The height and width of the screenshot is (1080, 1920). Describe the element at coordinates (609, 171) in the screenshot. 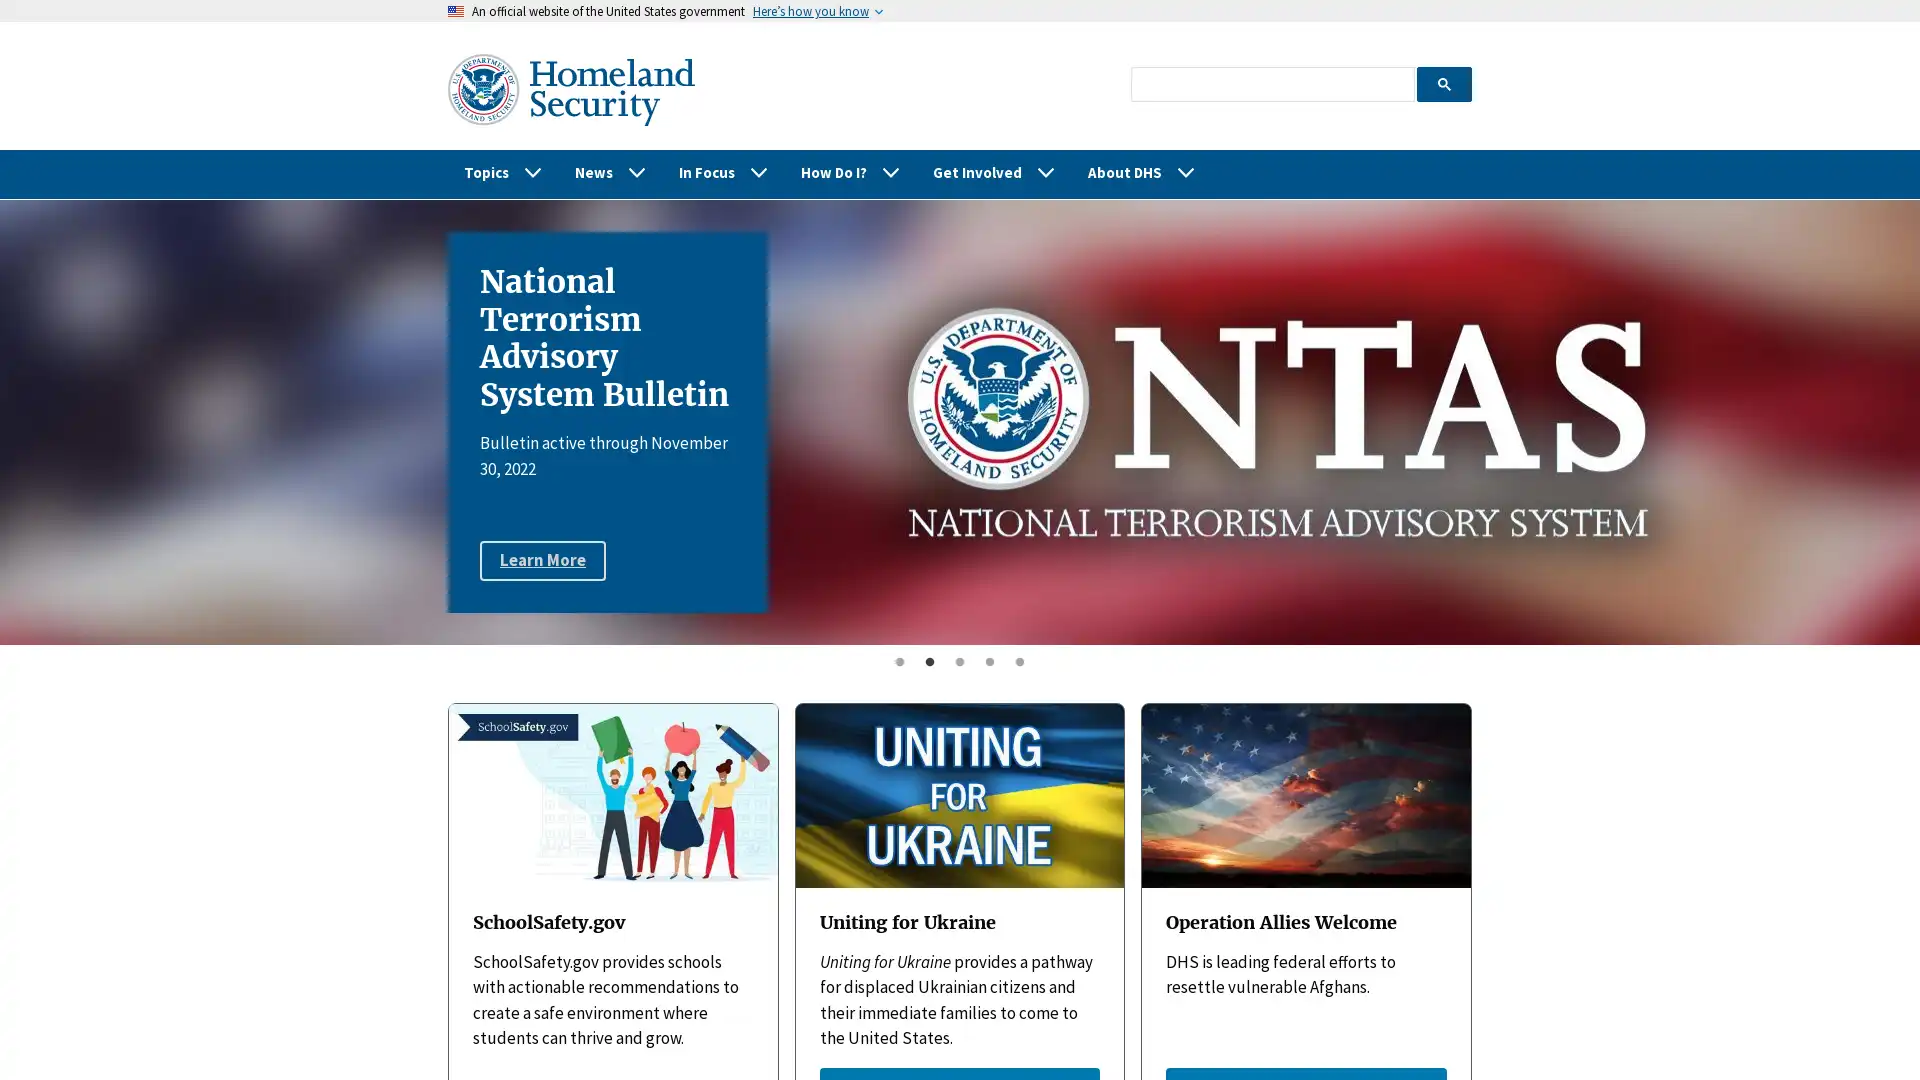

I see `News` at that location.